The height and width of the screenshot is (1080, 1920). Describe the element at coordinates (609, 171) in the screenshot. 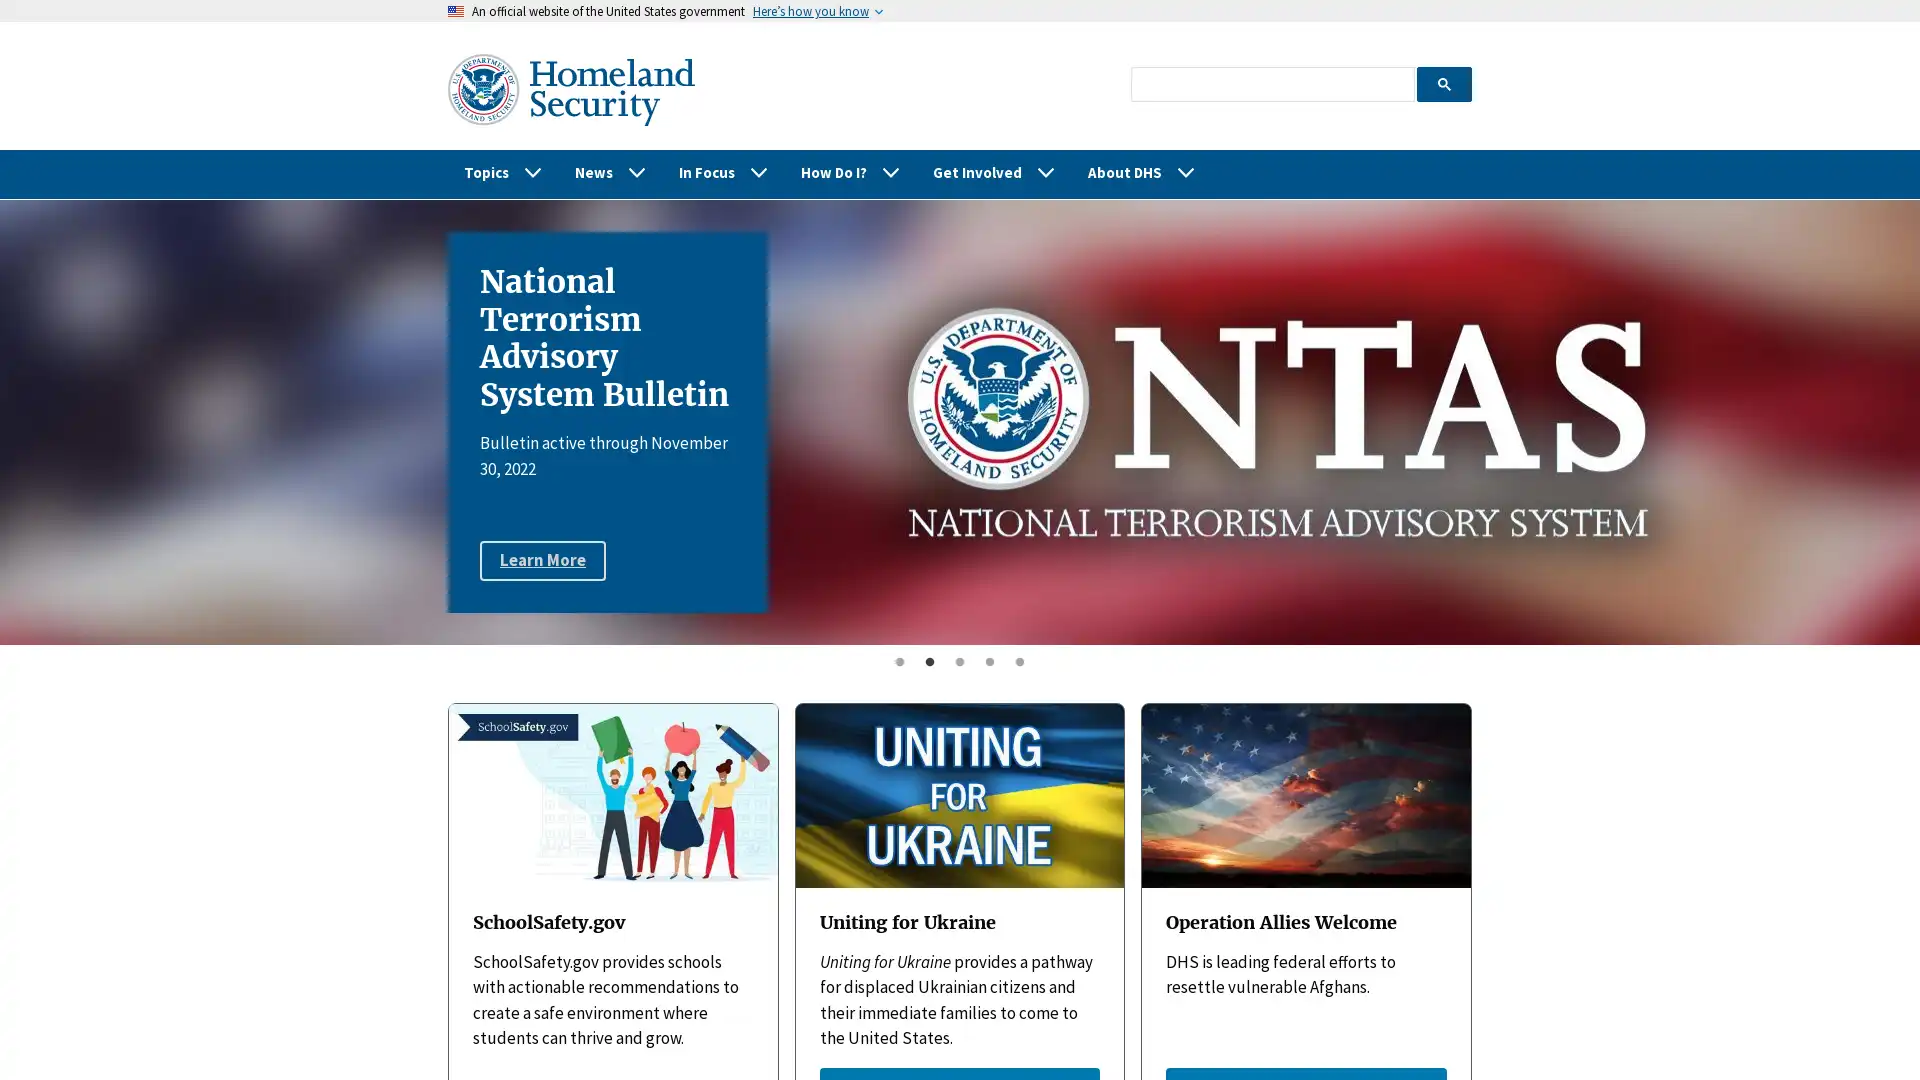

I see `News` at that location.